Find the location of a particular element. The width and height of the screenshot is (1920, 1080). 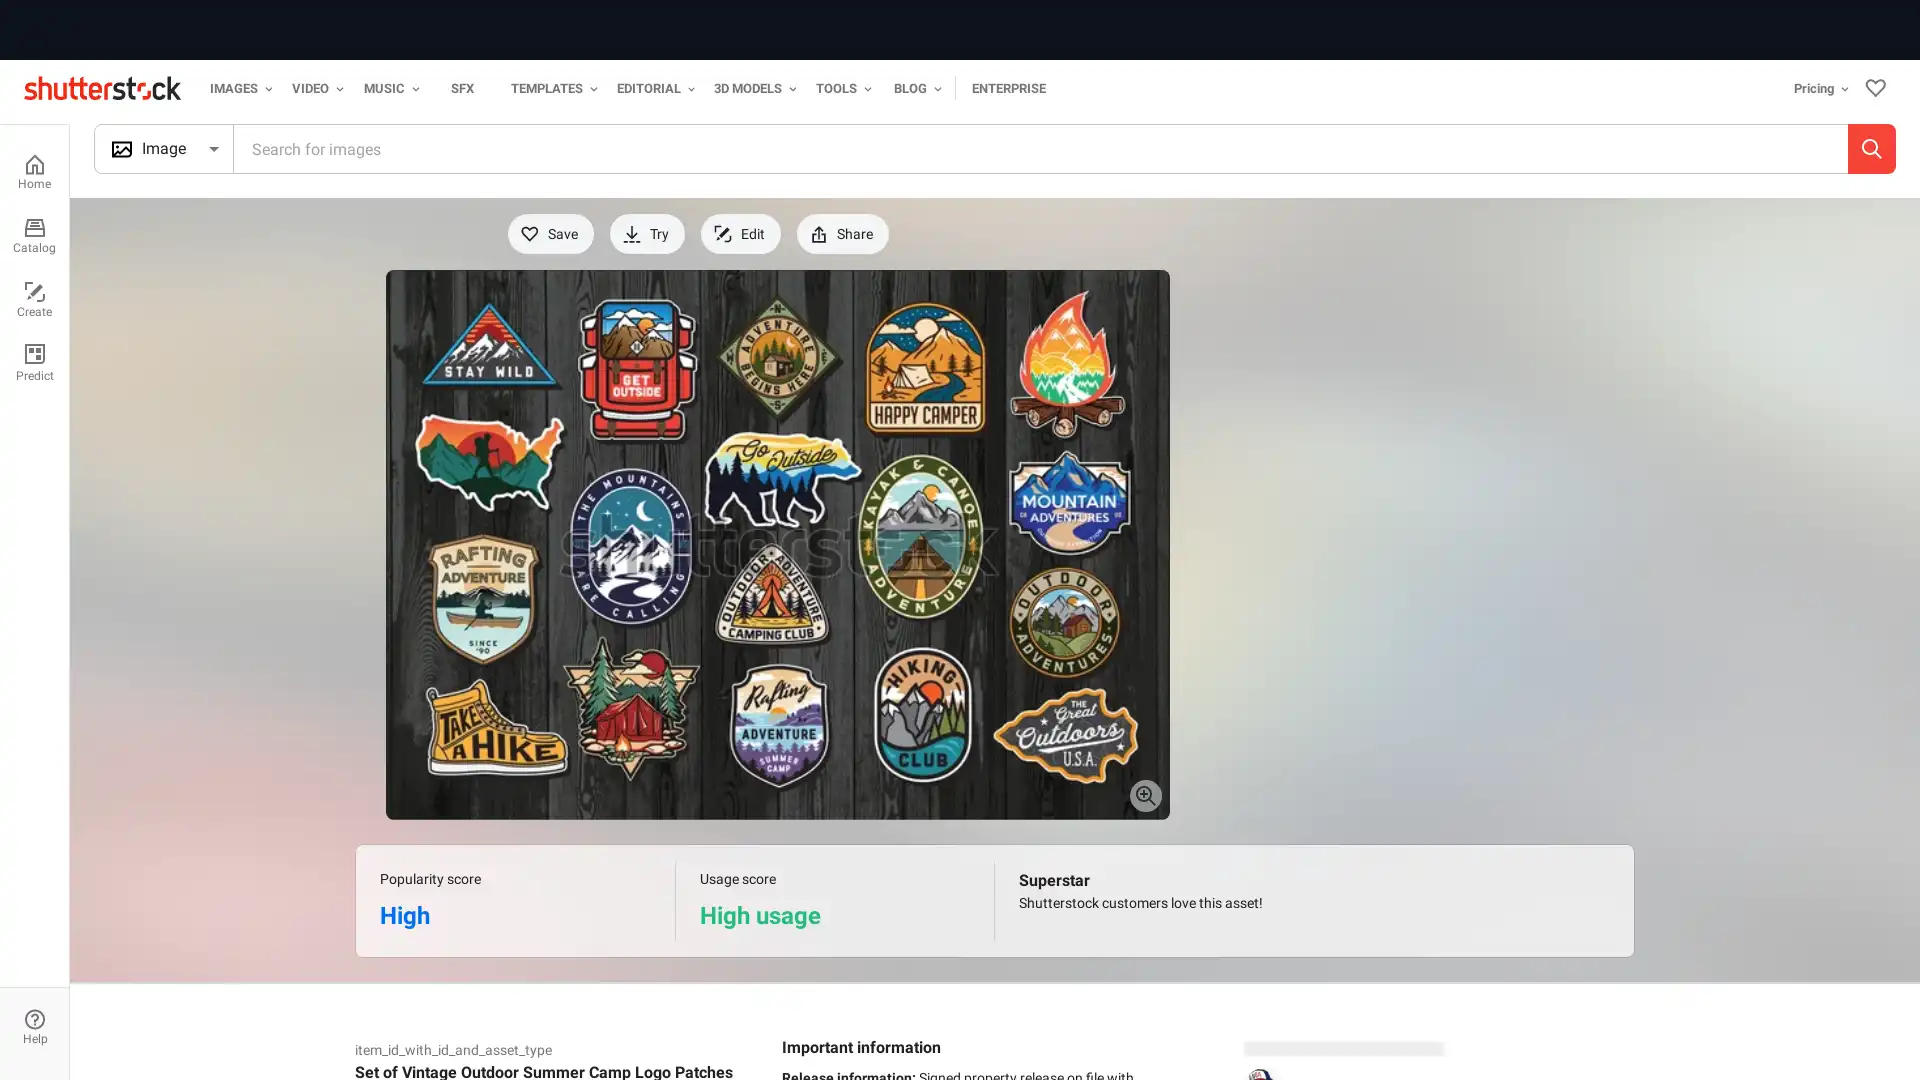

Shutterstock logo is located at coordinates (104, 87).